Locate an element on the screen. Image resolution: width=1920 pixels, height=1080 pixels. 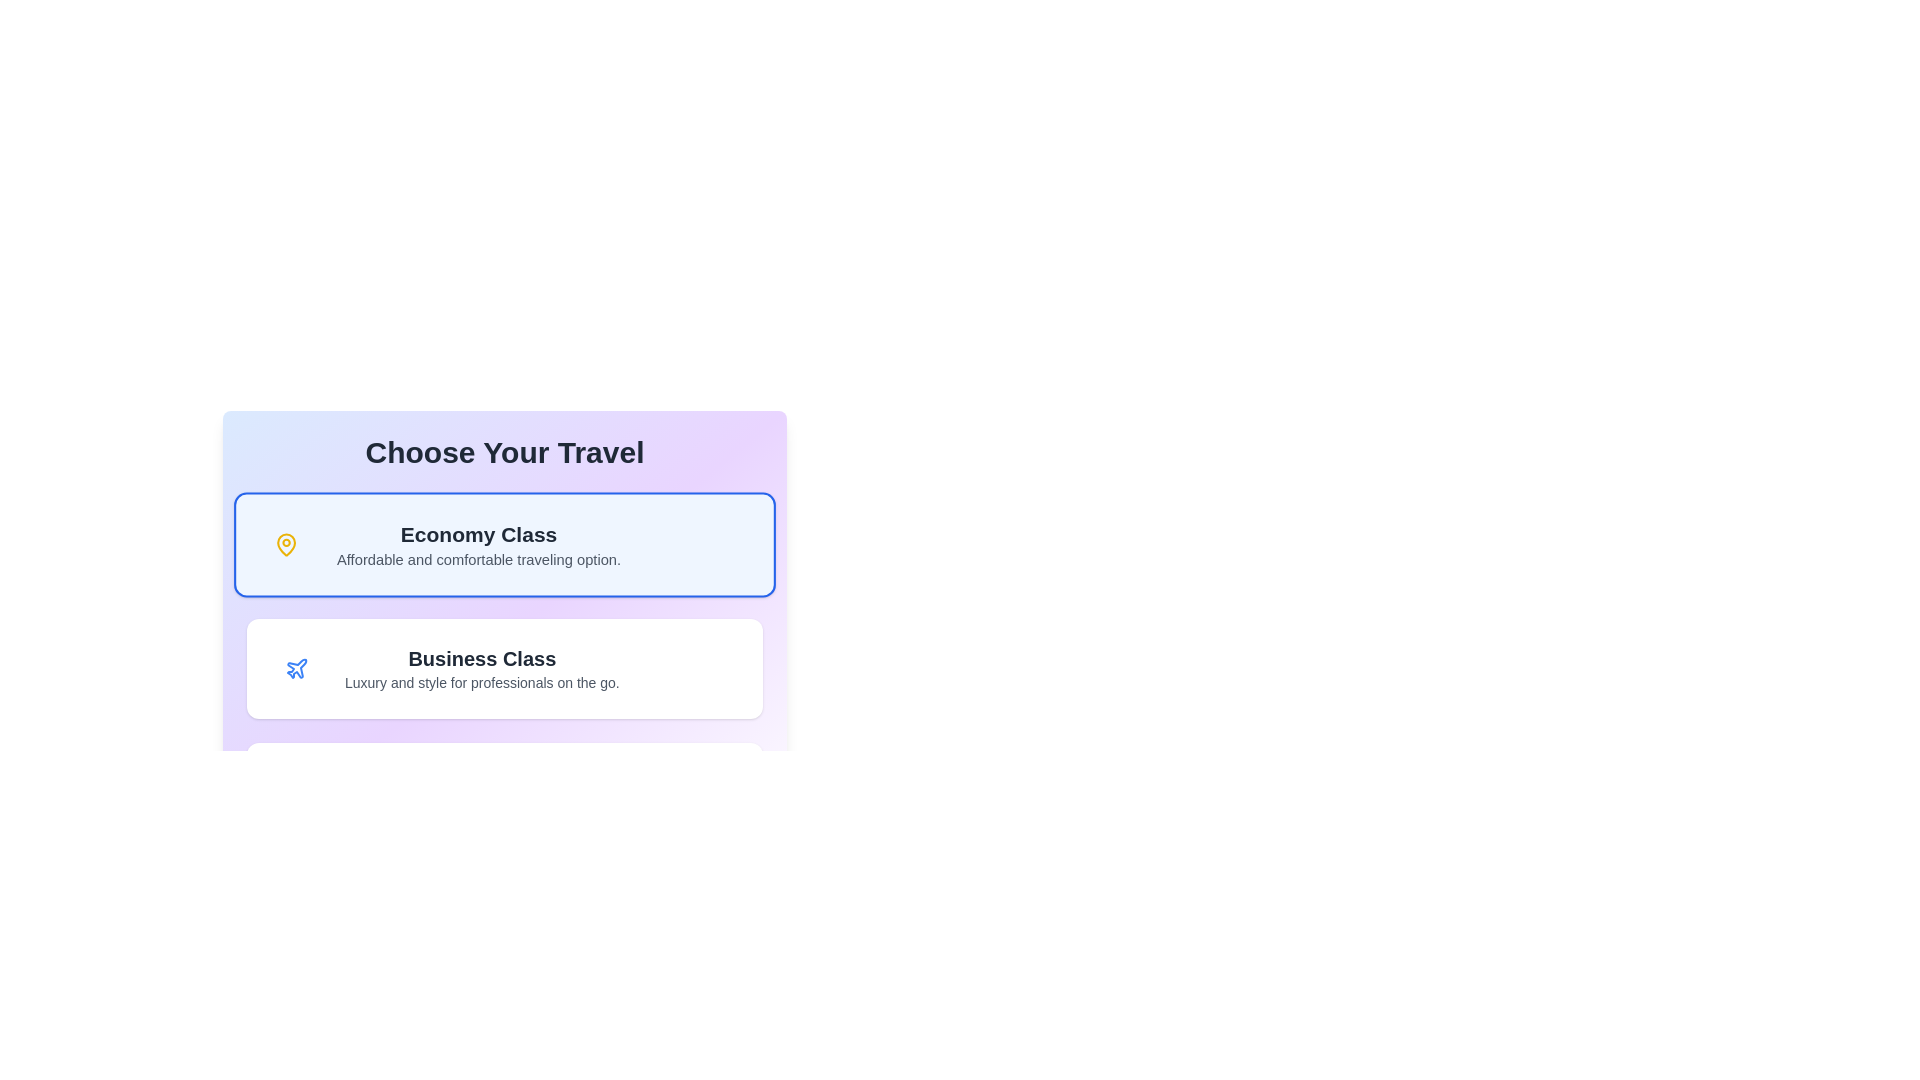
the airplane icon representing the 'Business Class' option is located at coordinates (296, 668).